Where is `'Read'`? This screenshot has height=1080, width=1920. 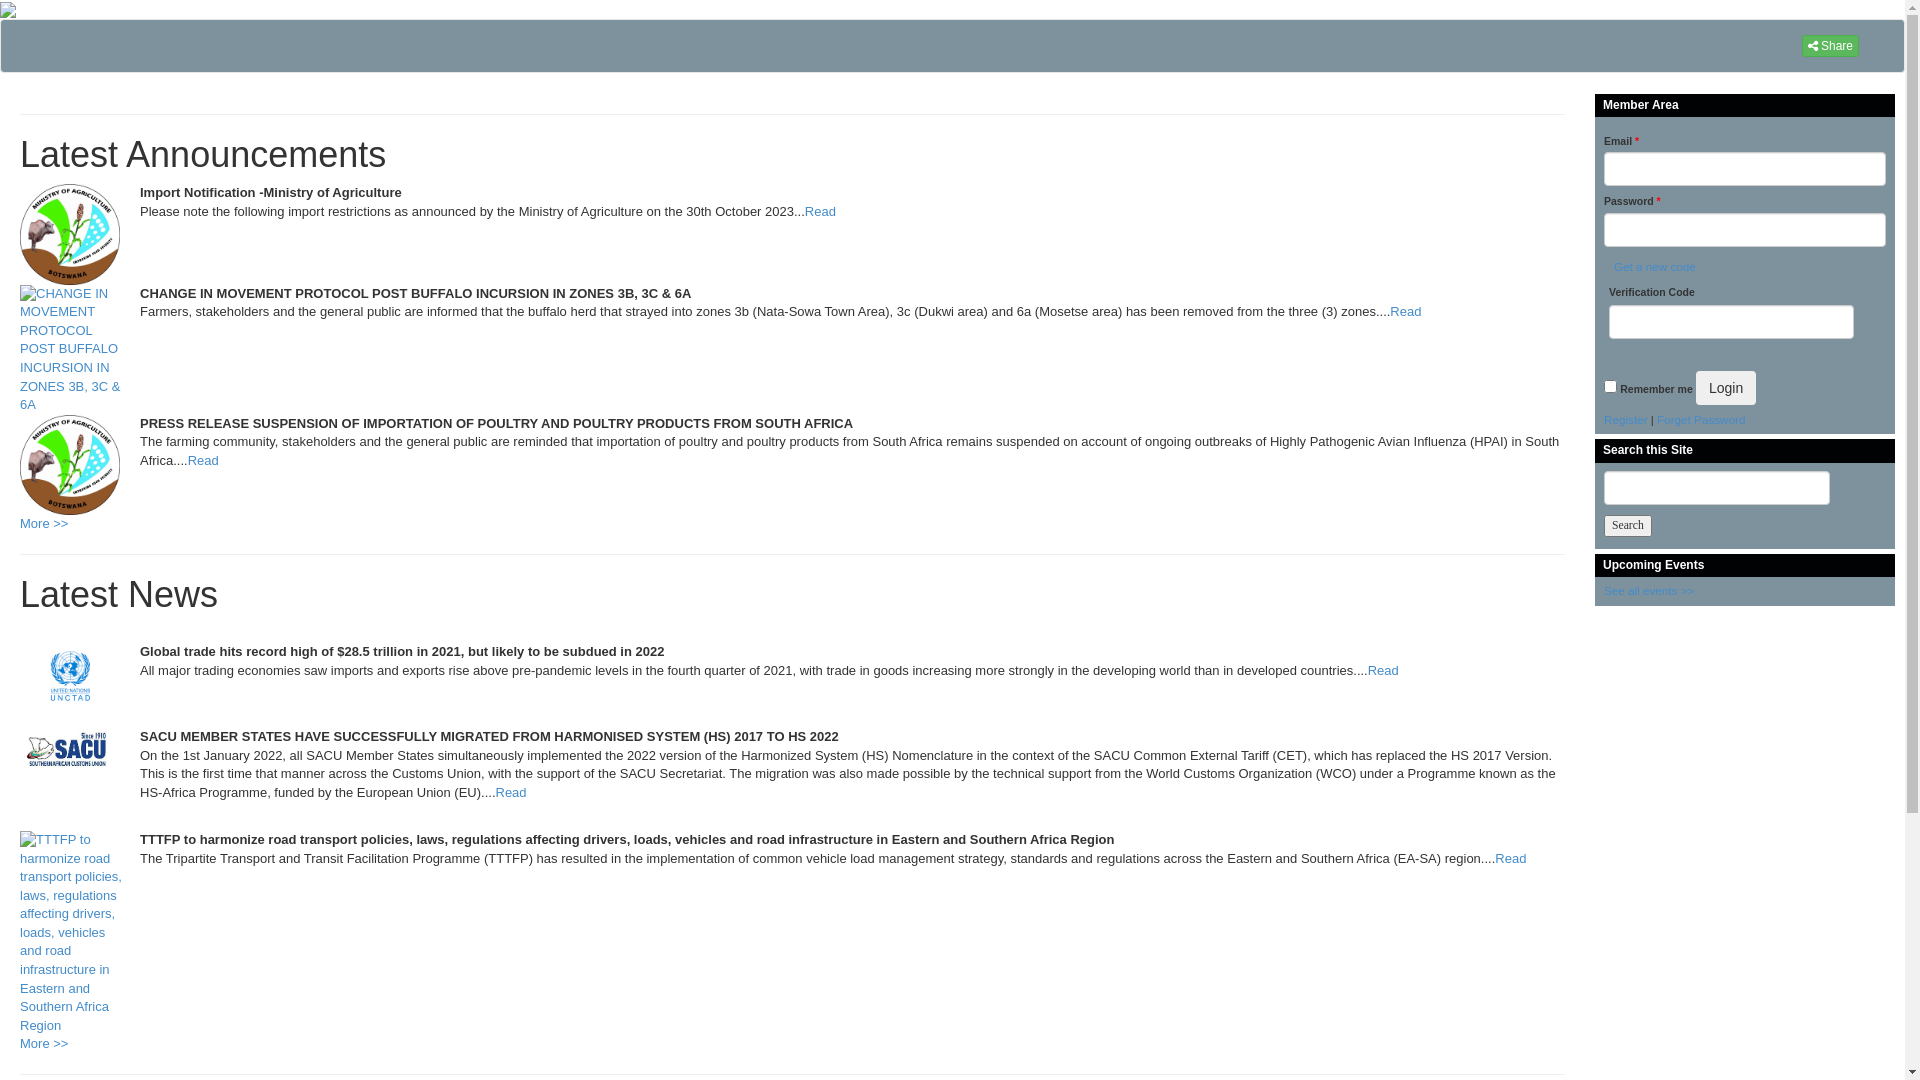 'Read' is located at coordinates (511, 791).